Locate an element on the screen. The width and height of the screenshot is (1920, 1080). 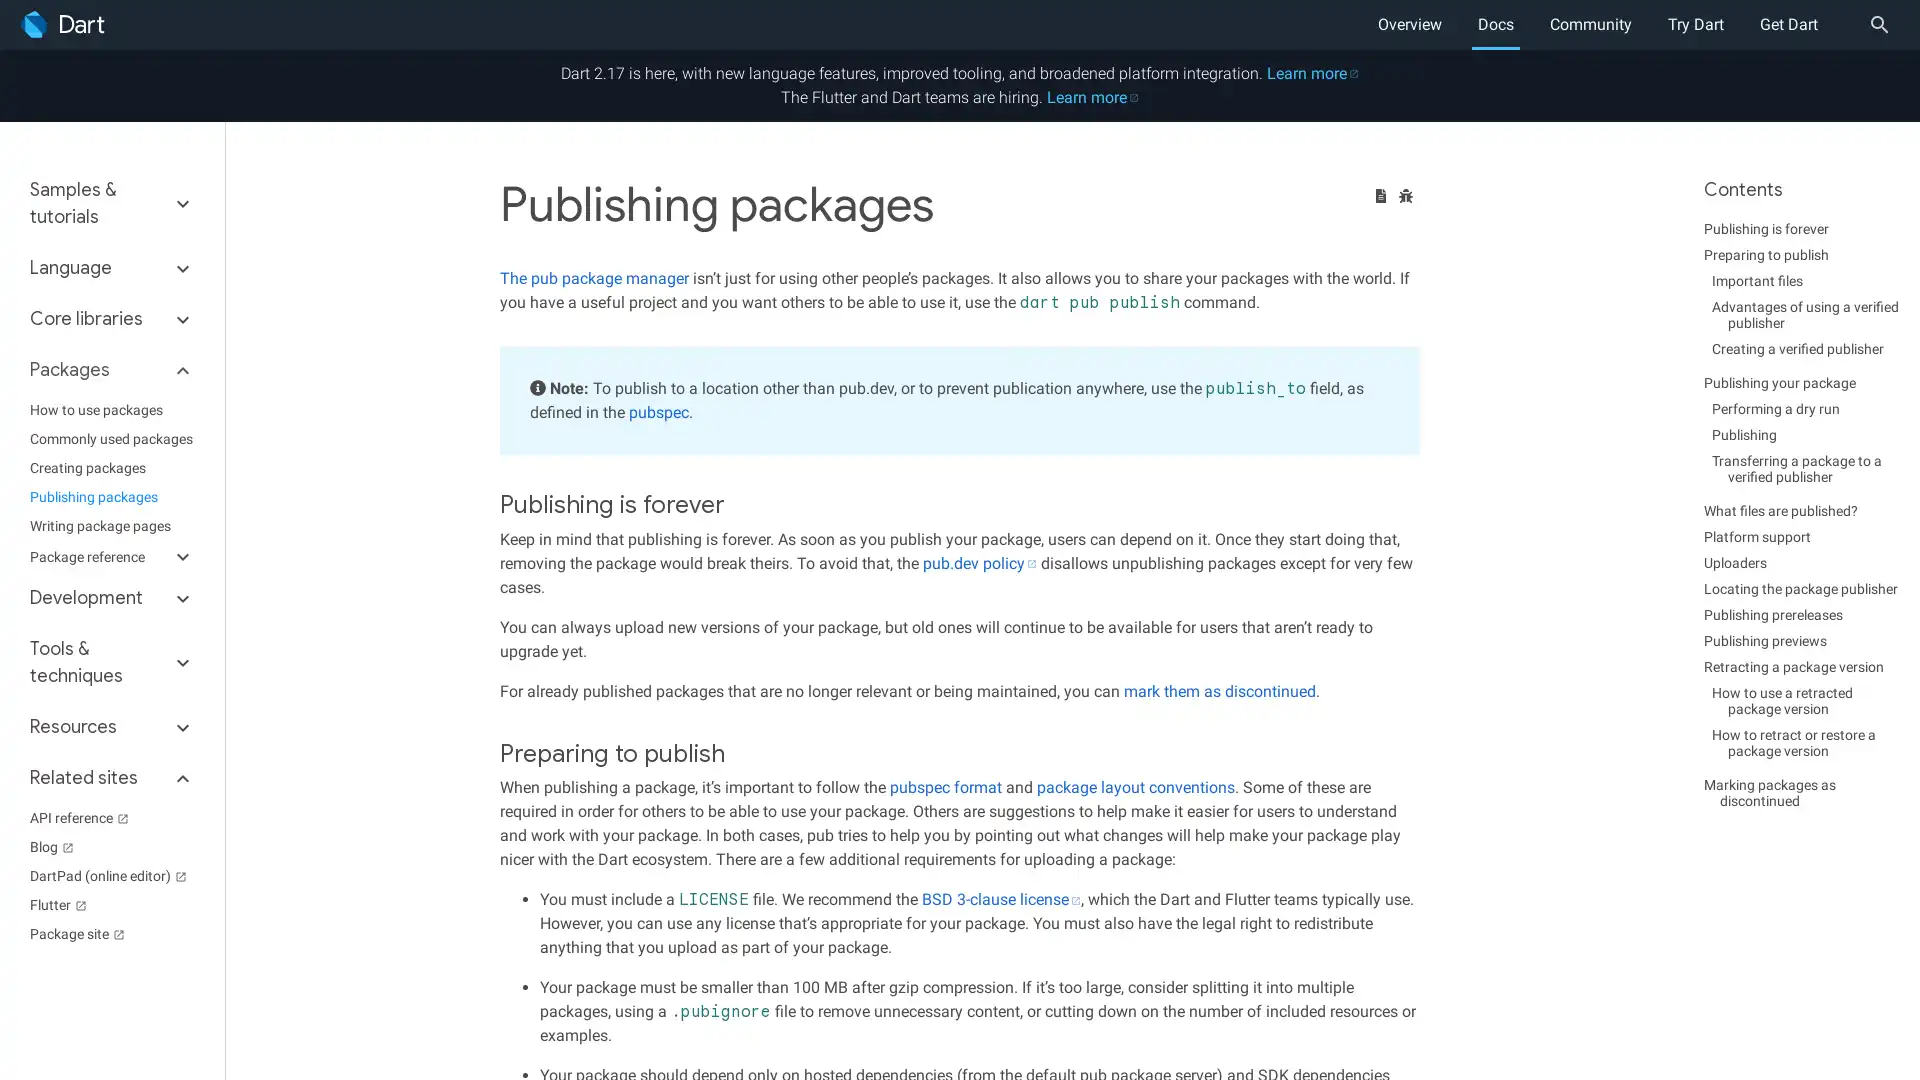
Resources keyboard_arrow_down is located at coordinates (111, 727).